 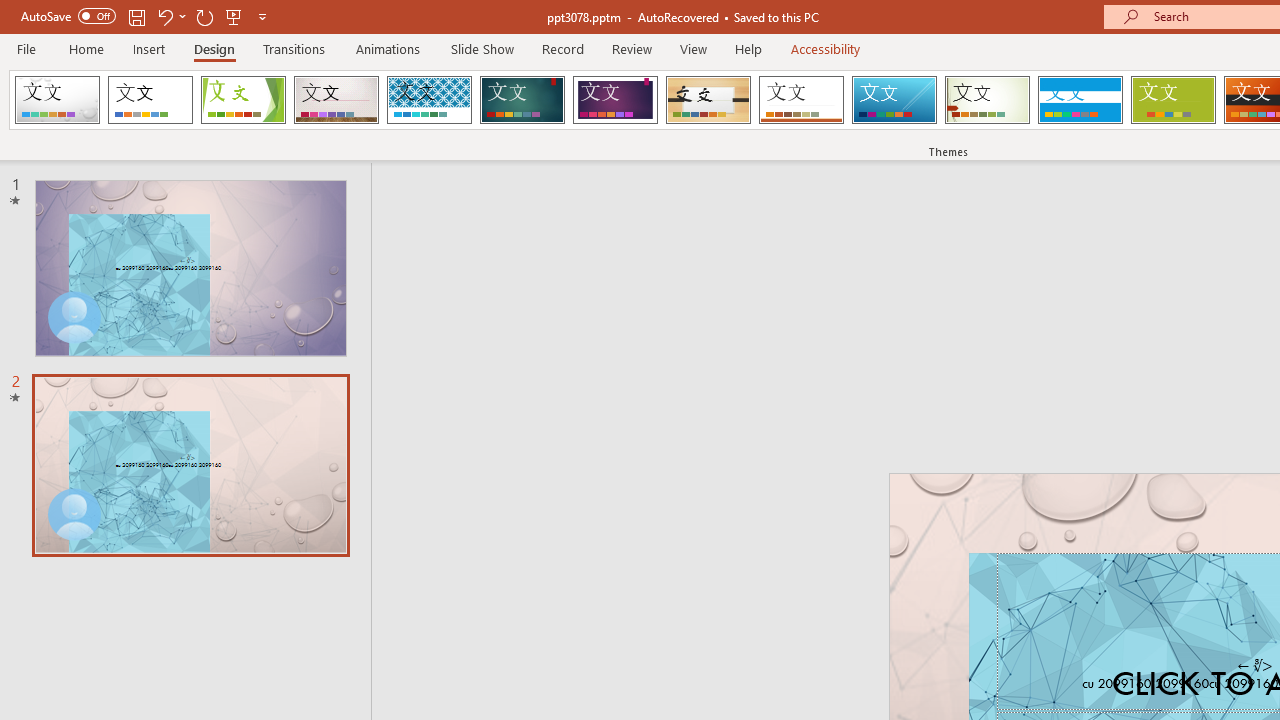 I want to click on 'Wisp', so click(x=987, y=100).